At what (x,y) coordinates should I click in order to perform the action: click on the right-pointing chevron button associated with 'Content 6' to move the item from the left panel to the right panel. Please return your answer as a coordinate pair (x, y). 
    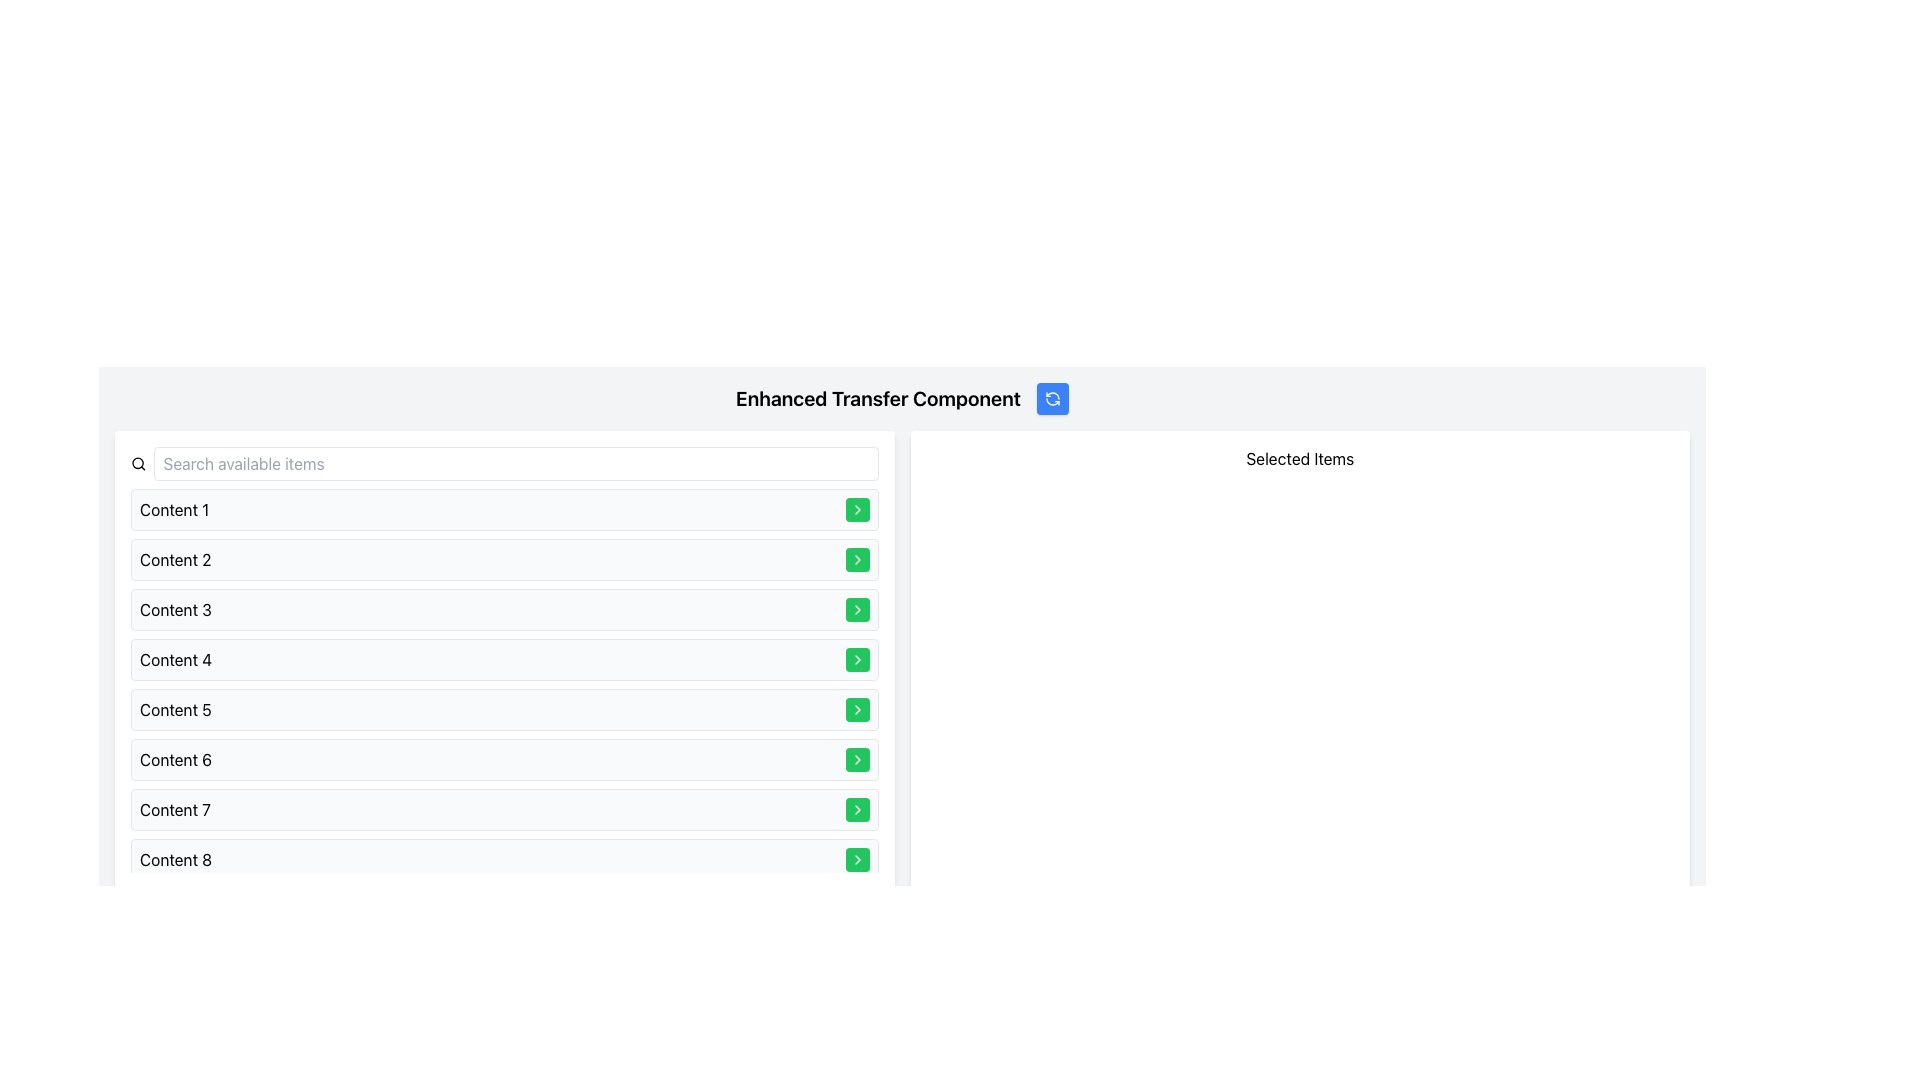
    Looking at the image, I should click on (857, 508).